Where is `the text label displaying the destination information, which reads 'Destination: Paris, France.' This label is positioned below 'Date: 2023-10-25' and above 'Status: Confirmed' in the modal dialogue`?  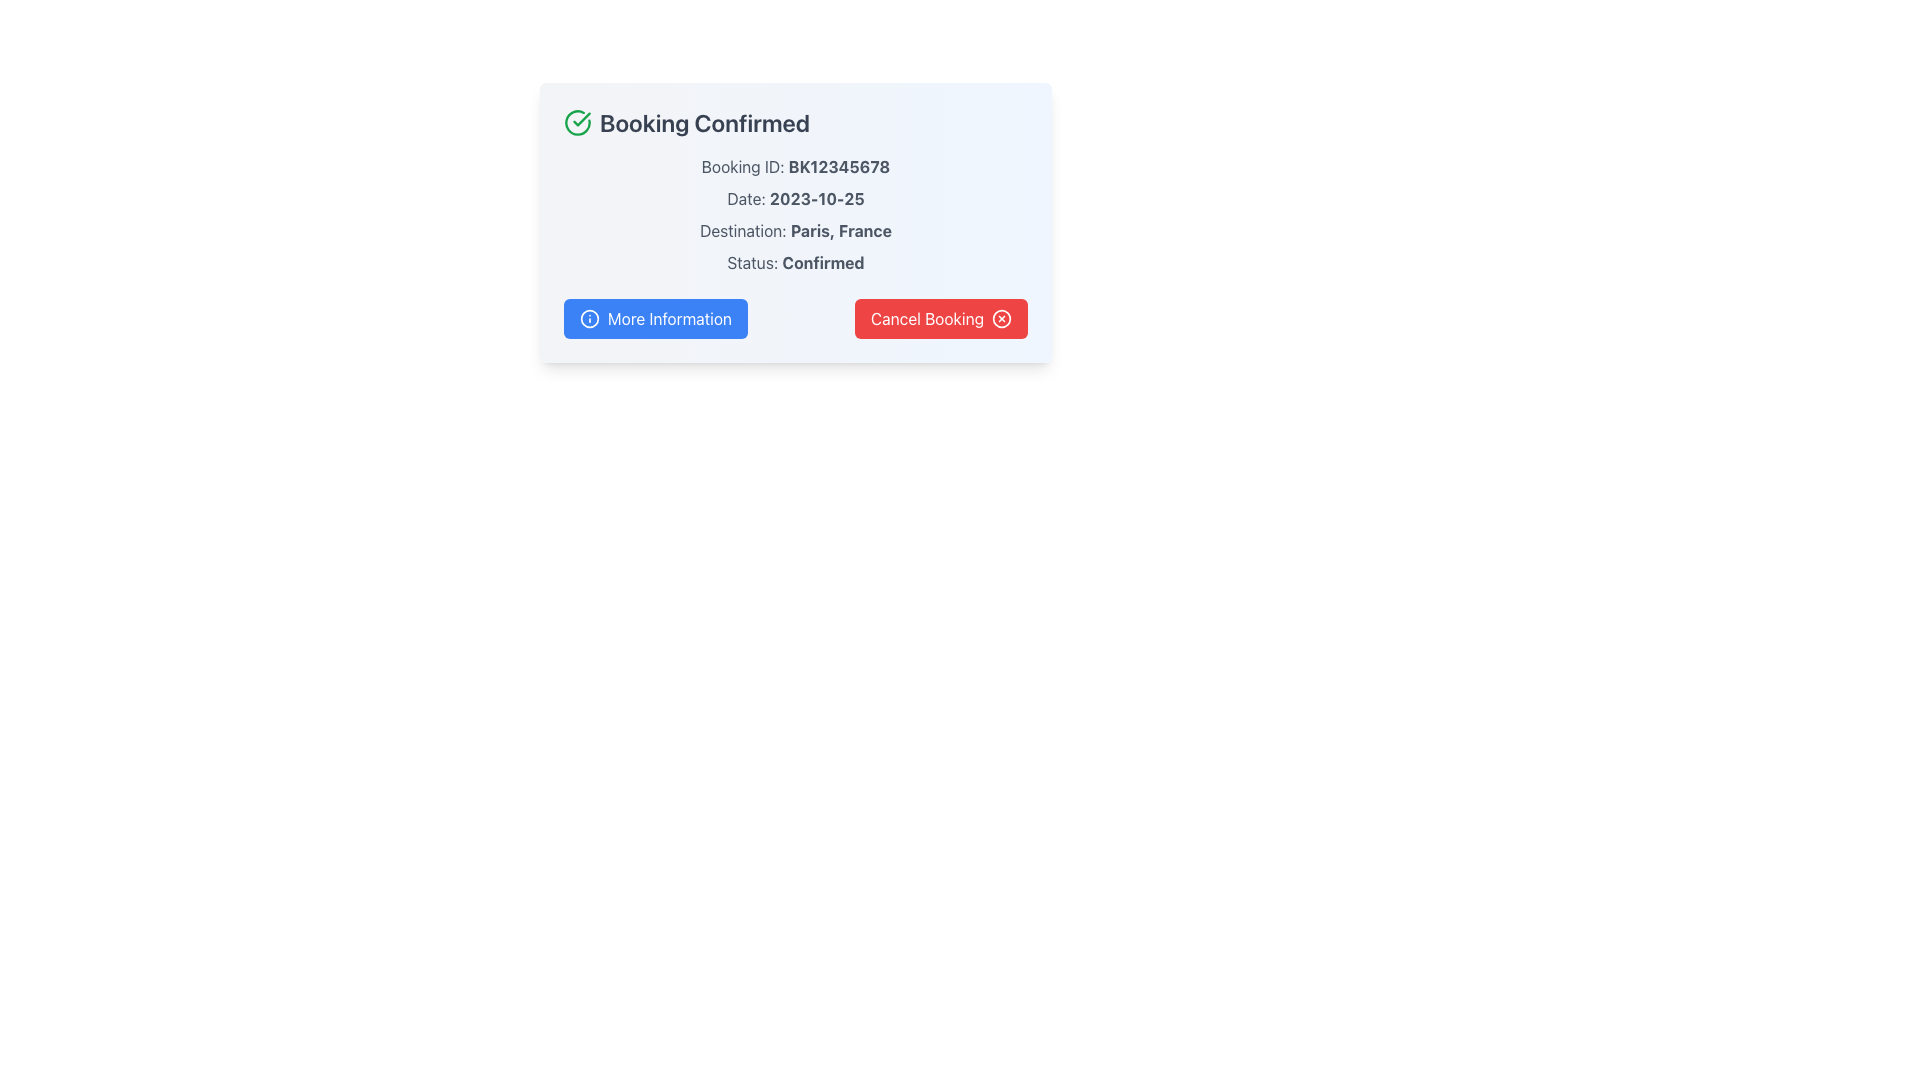 the text label displaying the destination information, which reads 'Destination: Paris, France.' This label is positioned below 'Date: 2023-10-25' and above 'Status: Confirmed' in the modal dialogue is located at coordinates (841, 230).